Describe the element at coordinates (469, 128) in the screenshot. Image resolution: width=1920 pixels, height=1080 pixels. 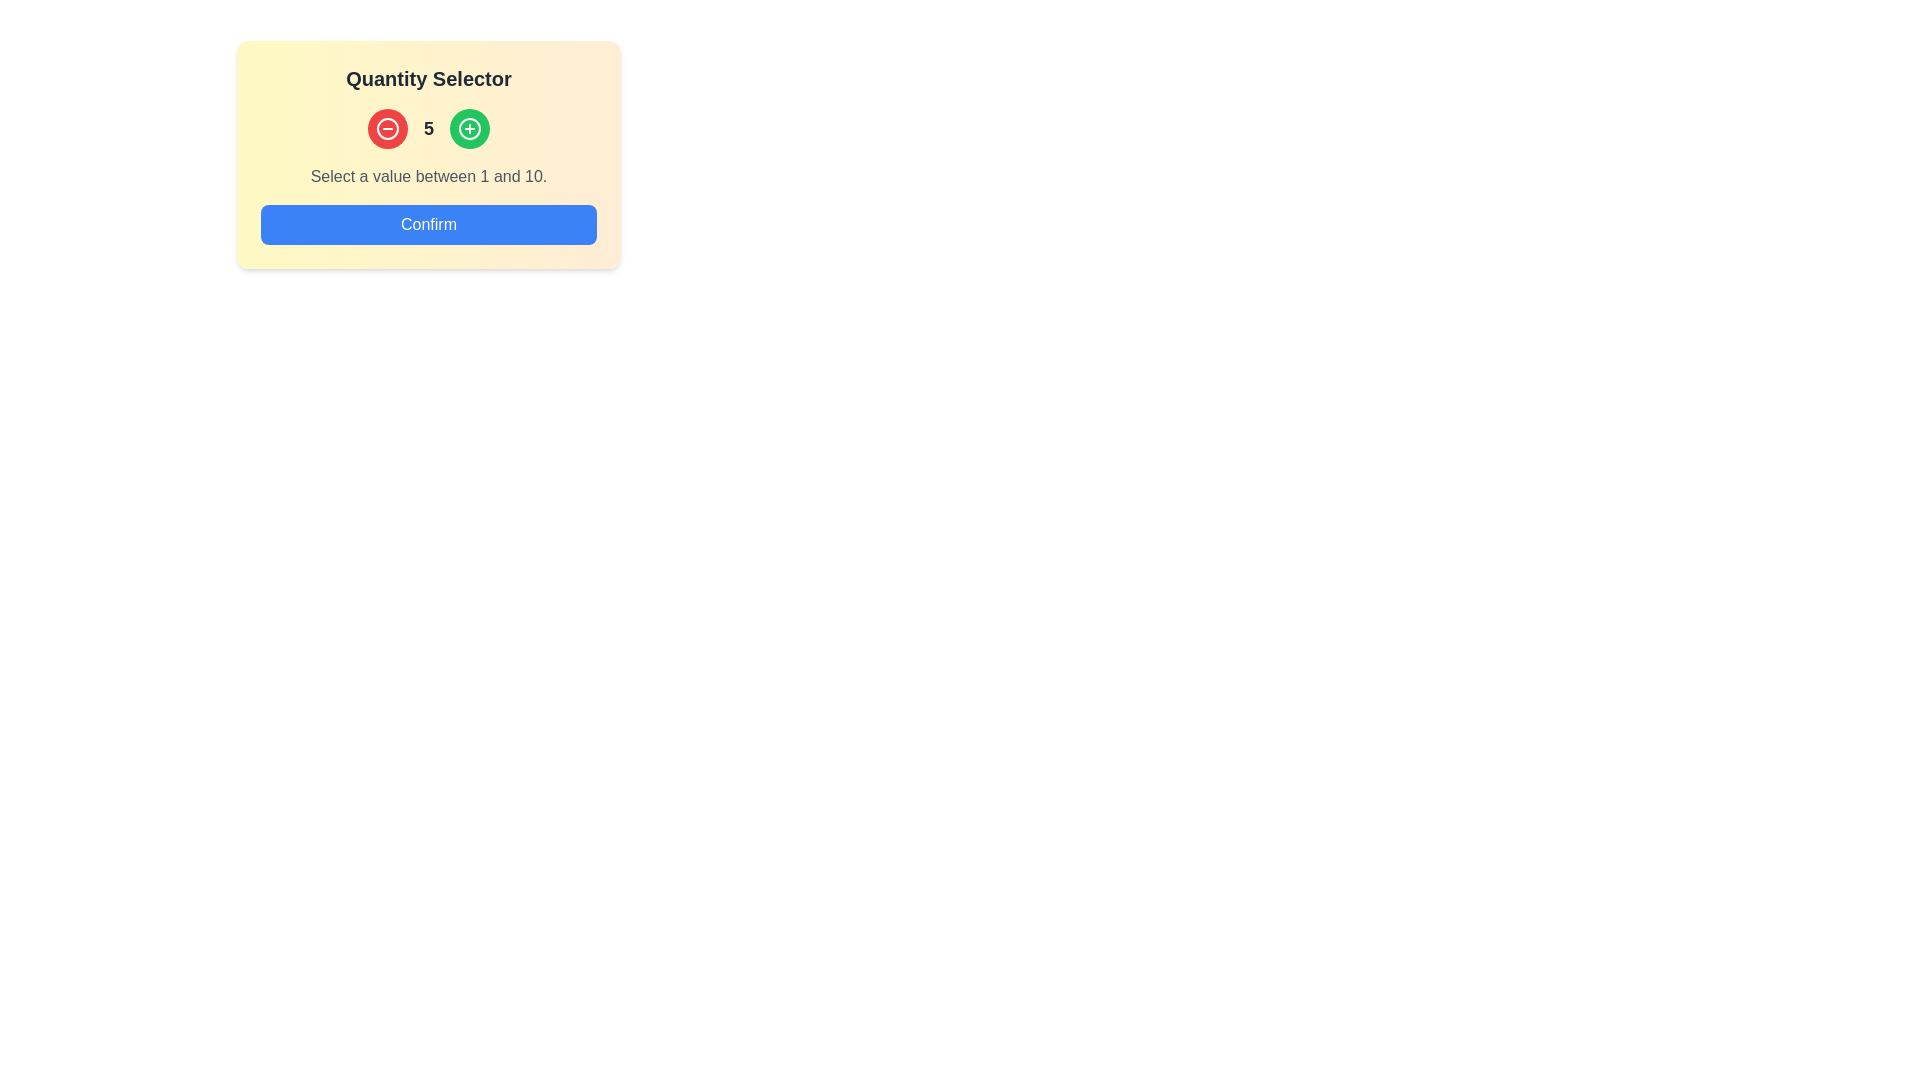
I see `the presence of the circular increment icon with a plus sign inside, located at the rightmost part of the control panel adjacent to the 'Confirm' button` at that location.